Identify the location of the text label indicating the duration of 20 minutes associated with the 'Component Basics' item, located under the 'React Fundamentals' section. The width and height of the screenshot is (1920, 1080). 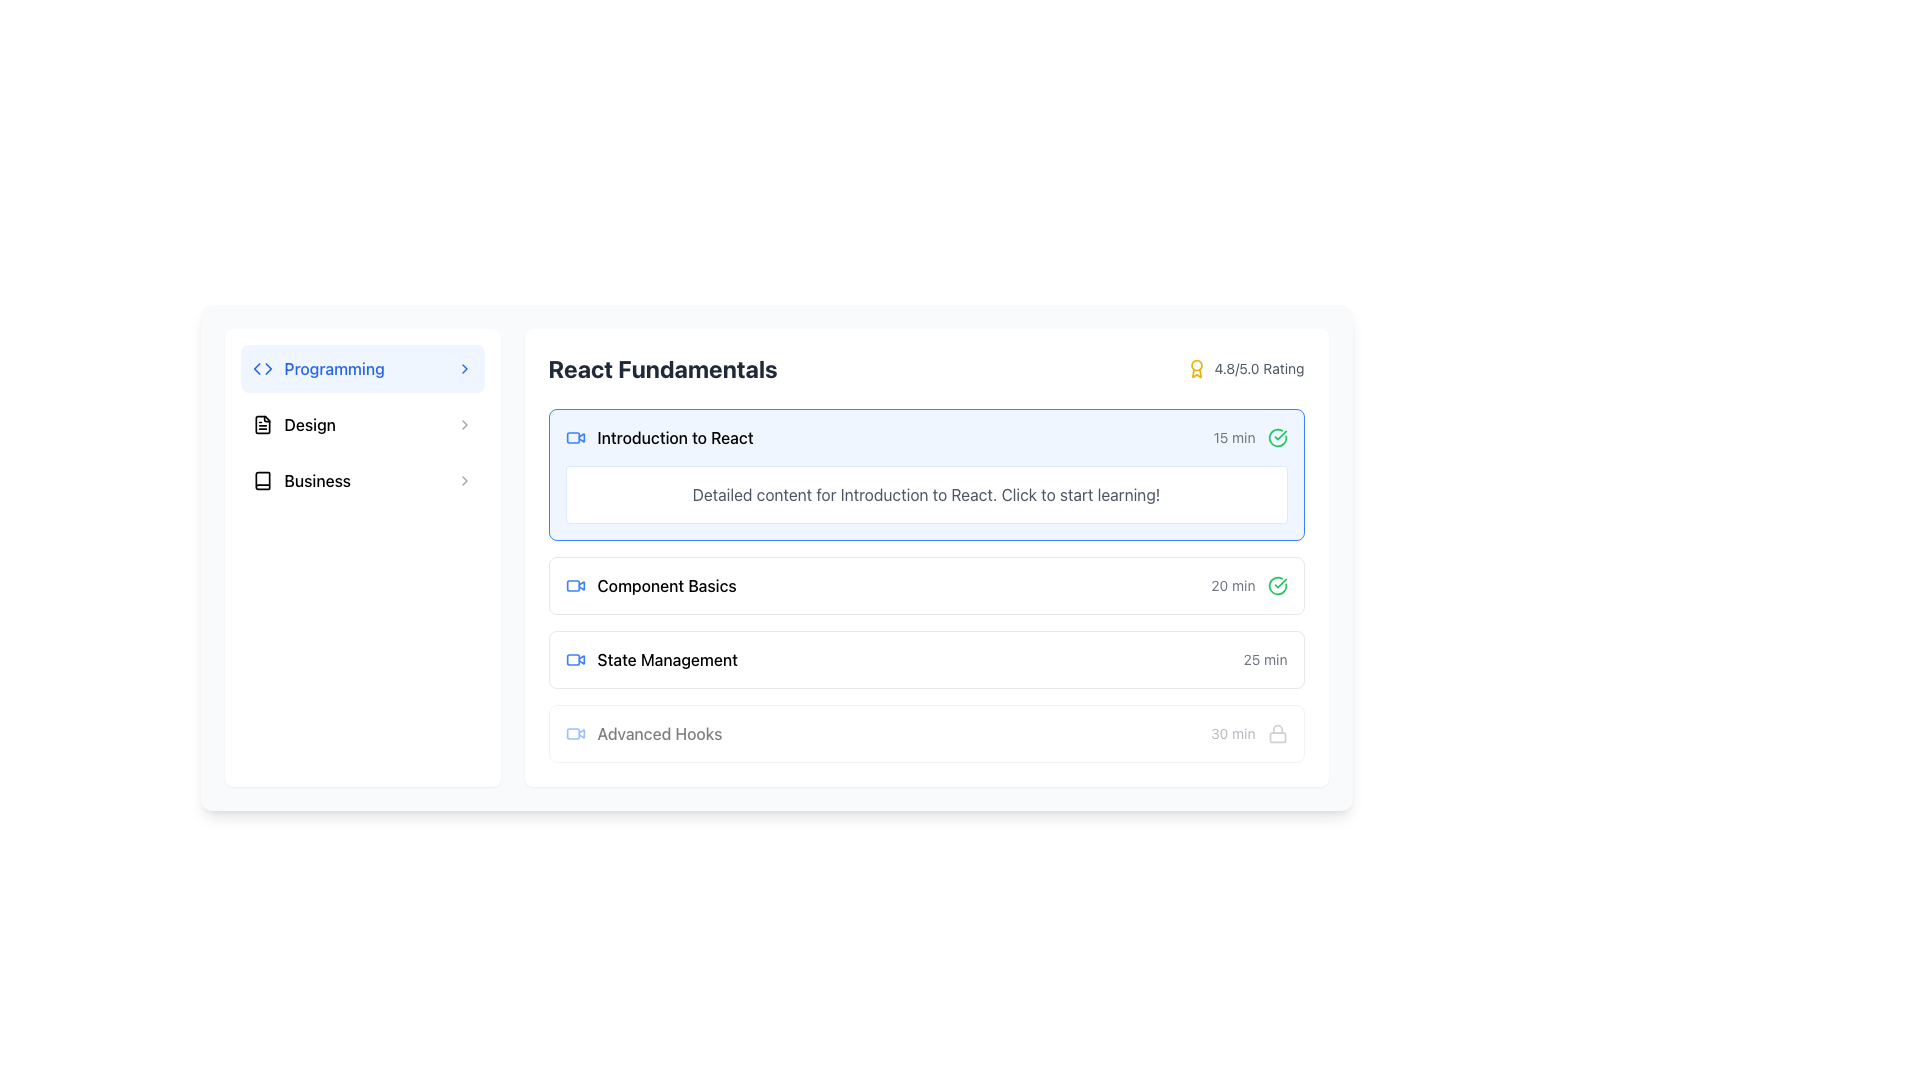
(1248, 585).